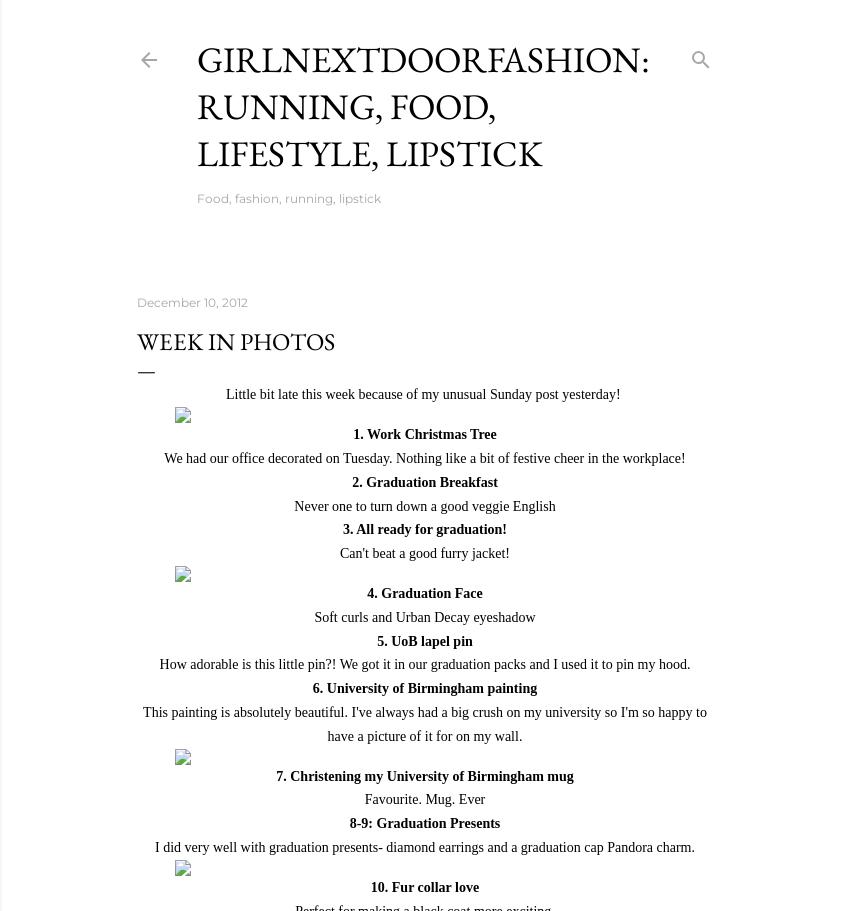 Image resolution: width=850 pixels, height=911 pixels. What do you see at coordinates (425, 528) in the screenshot?
I see `'3. All ready for graduation!'` at bounding box center [425, 528].